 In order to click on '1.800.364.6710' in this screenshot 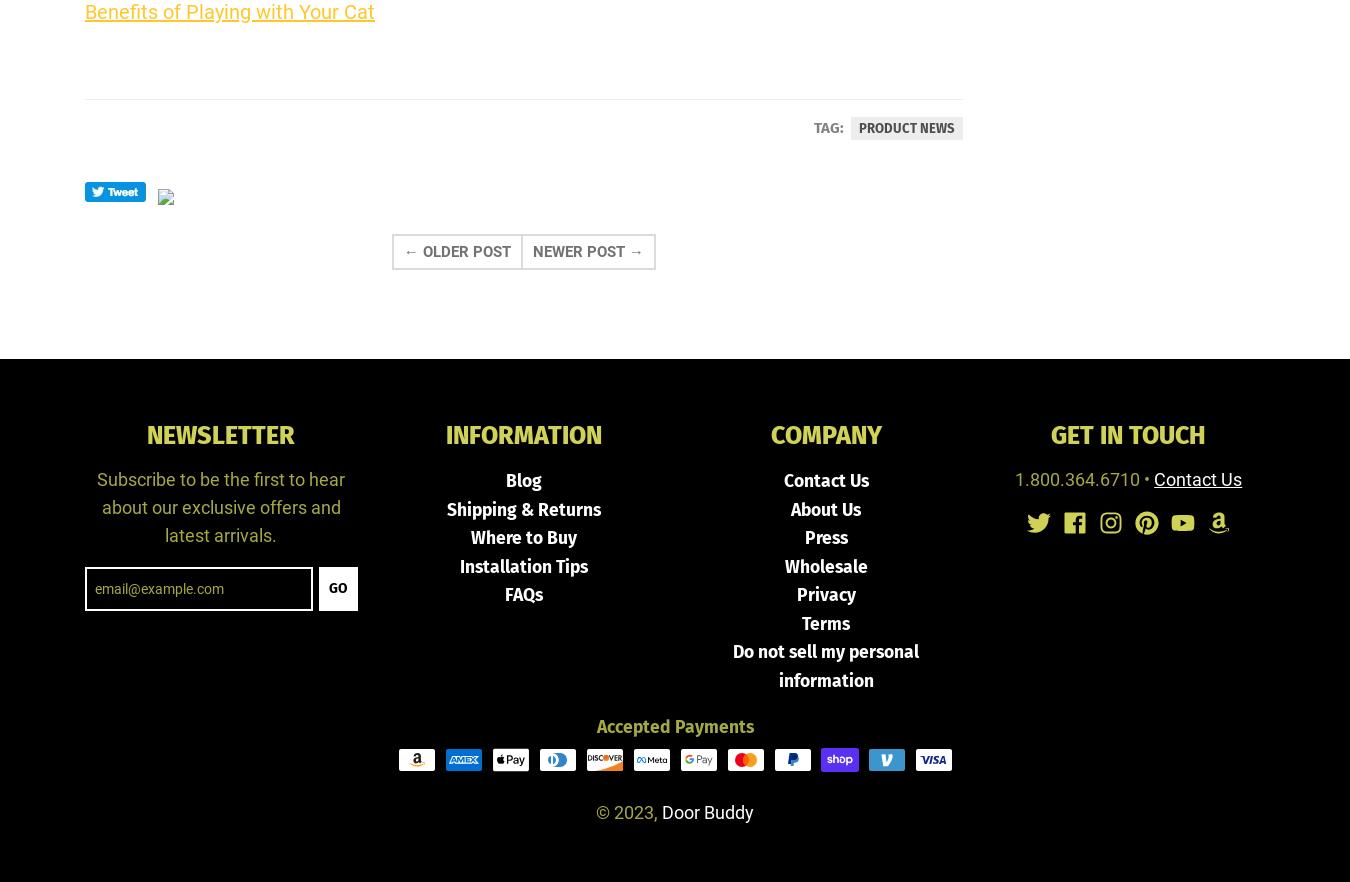, I will do `click(1077, 478)`.